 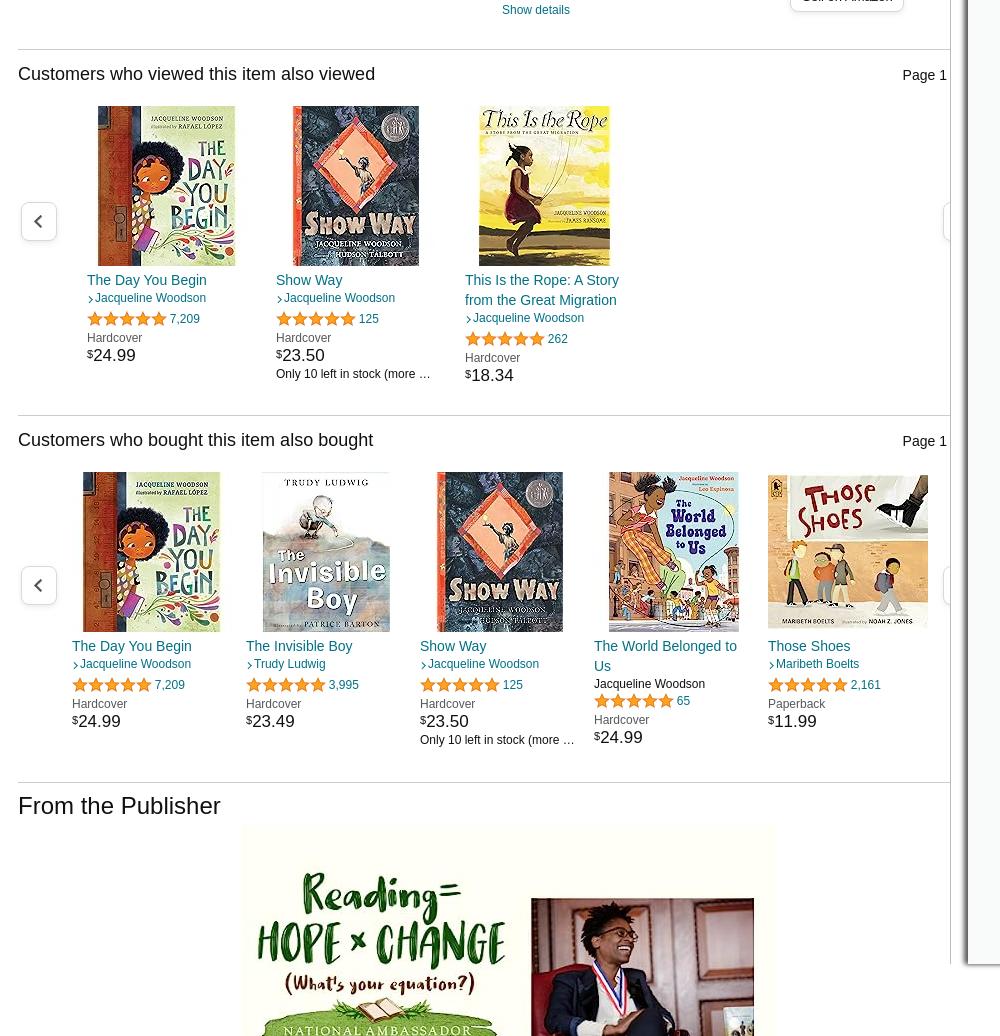 What do you see at coordinates (973, 439) in the screenshot?
I see `'20'` at bounding box center [973, 439].